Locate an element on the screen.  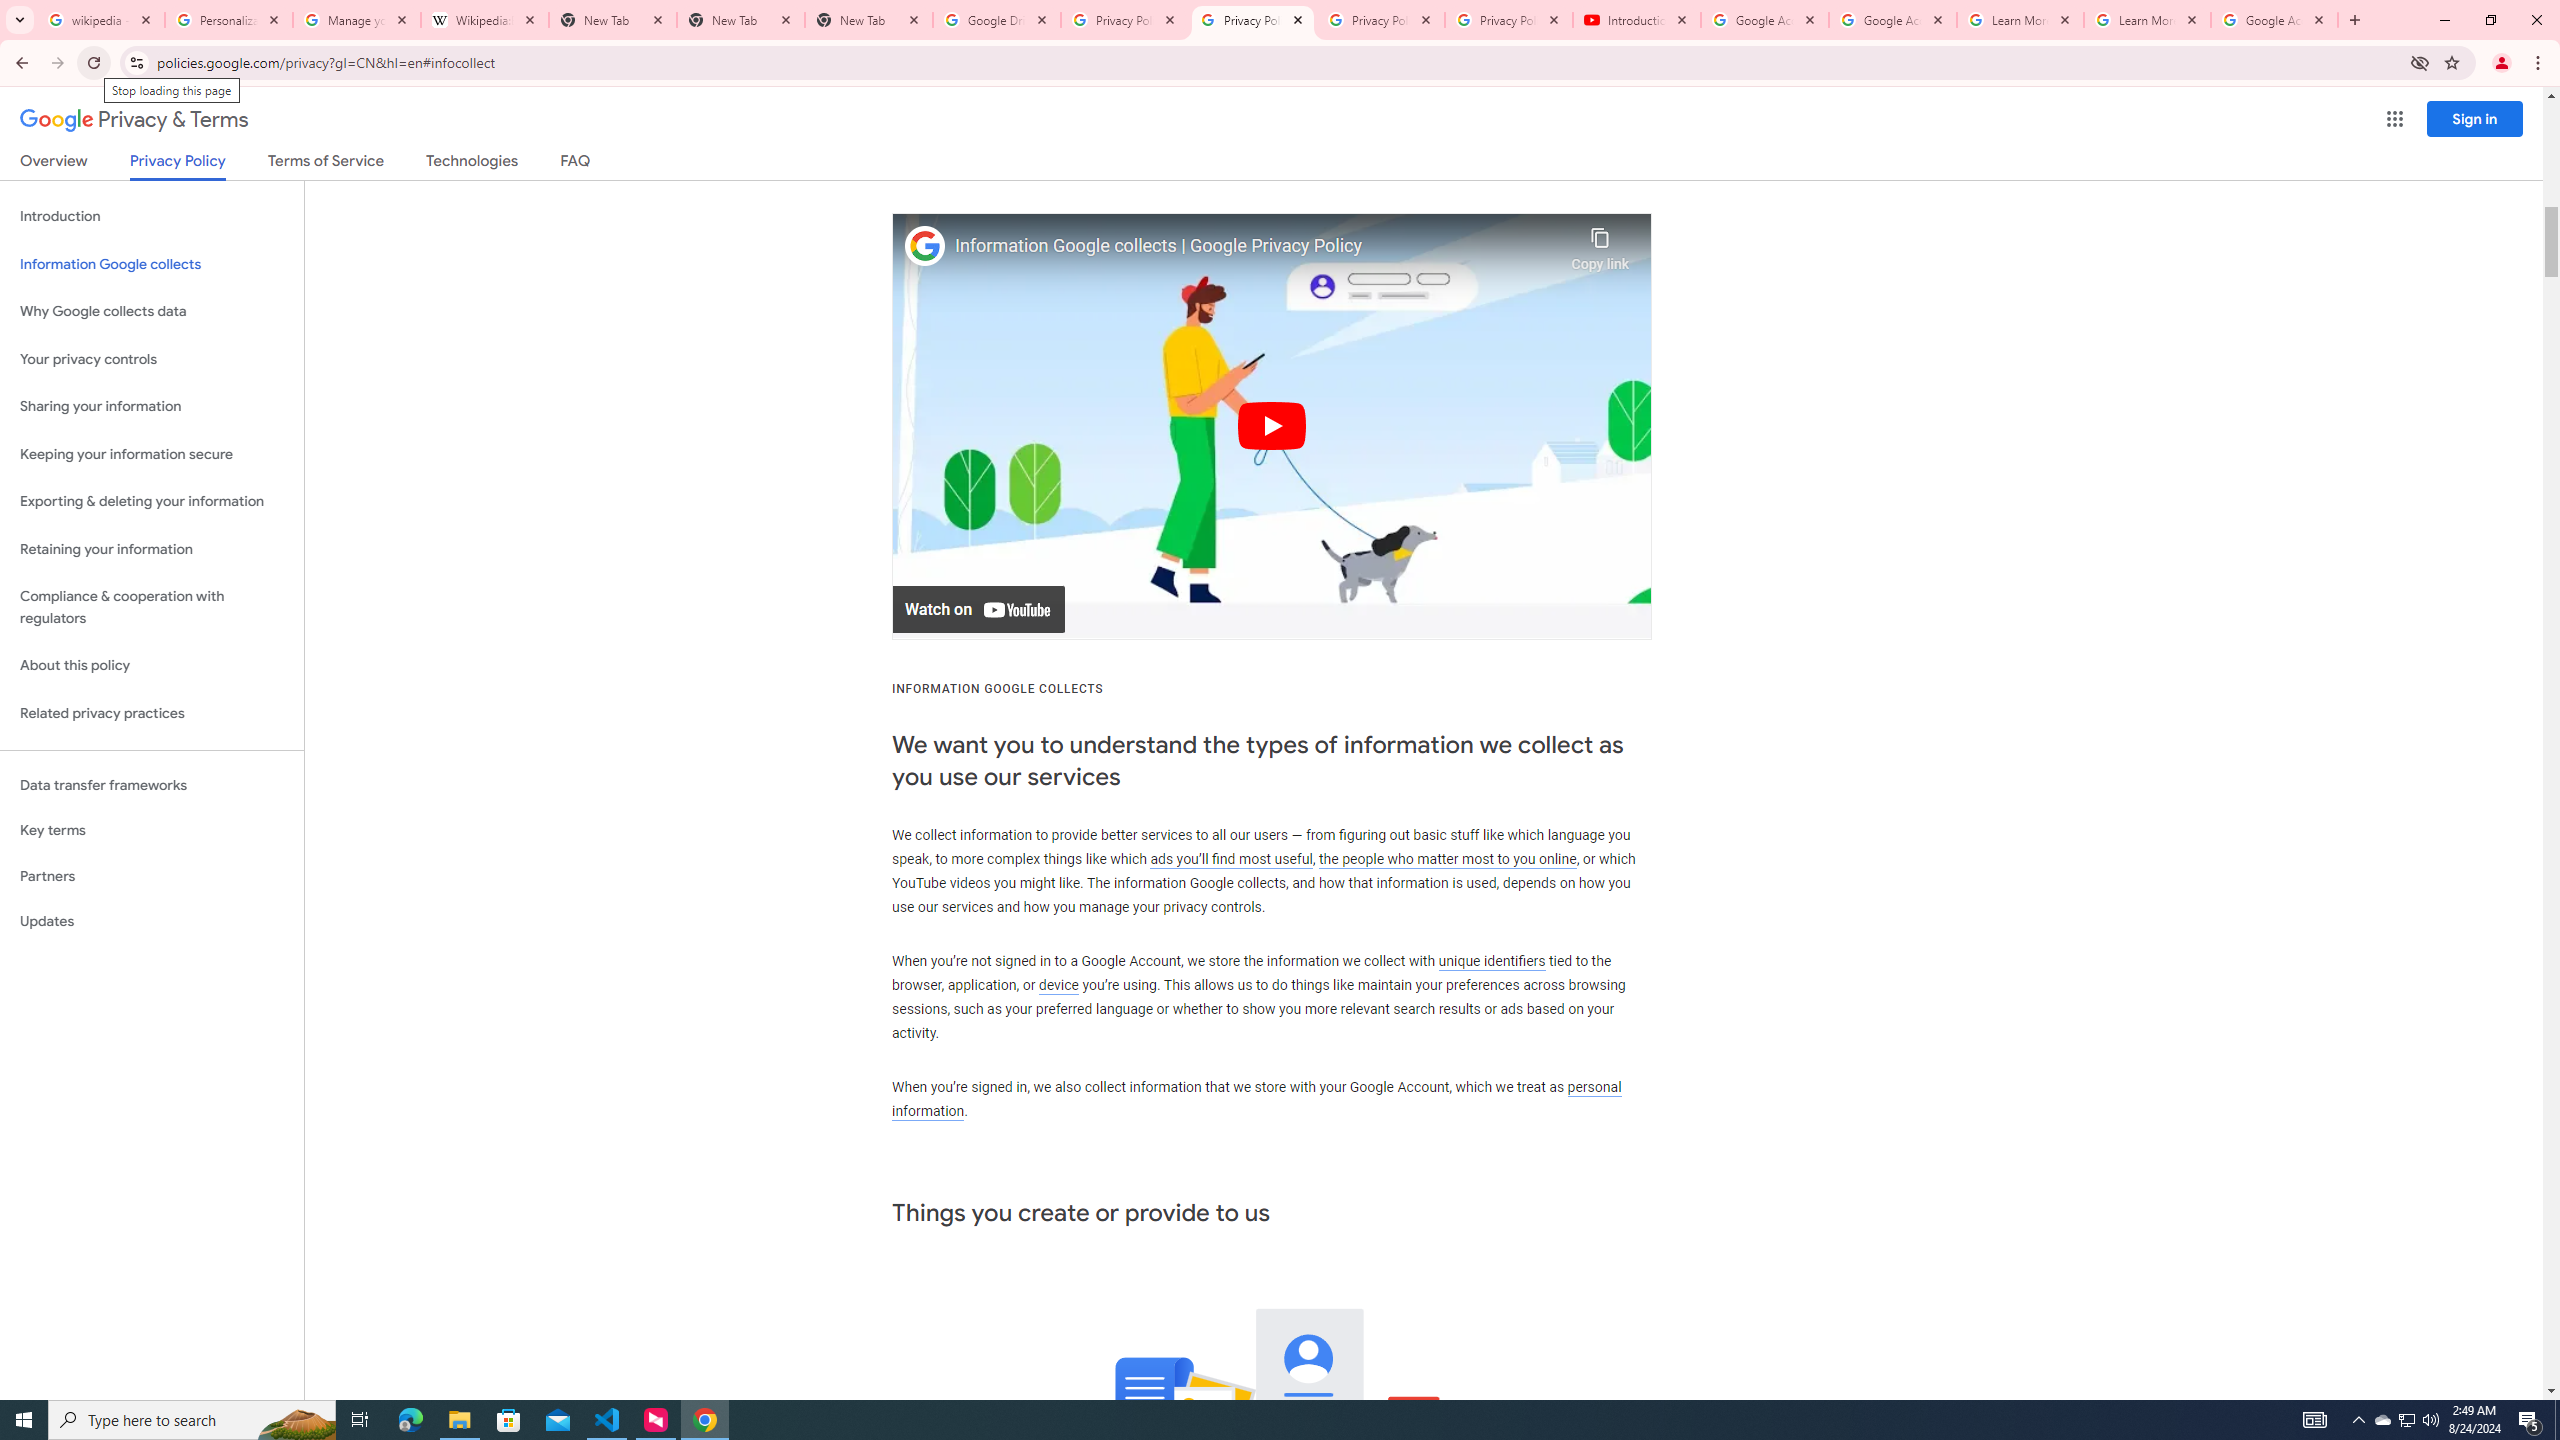
'Google apps' is located at coordinates (2393, 118).